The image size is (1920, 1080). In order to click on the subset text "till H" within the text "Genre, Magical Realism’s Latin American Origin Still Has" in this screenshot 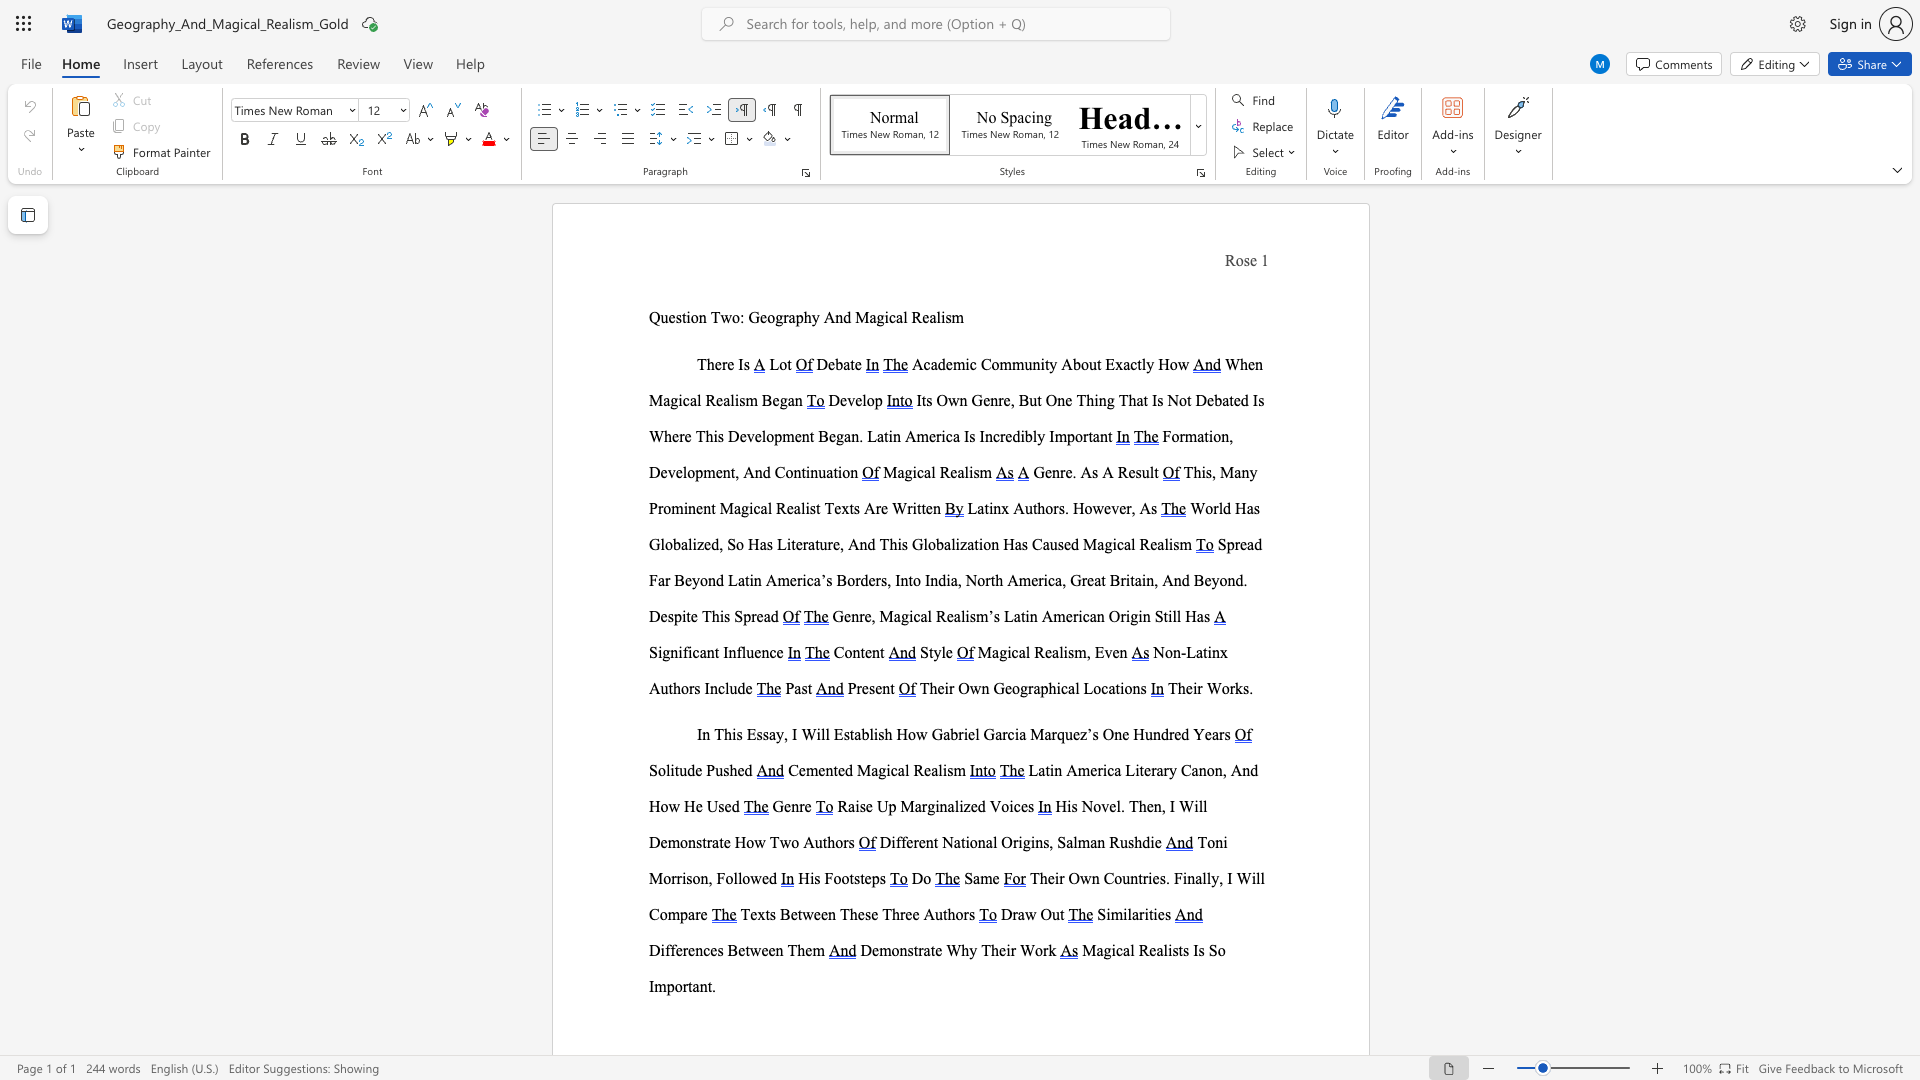, I will do `click(1163, 615)`.